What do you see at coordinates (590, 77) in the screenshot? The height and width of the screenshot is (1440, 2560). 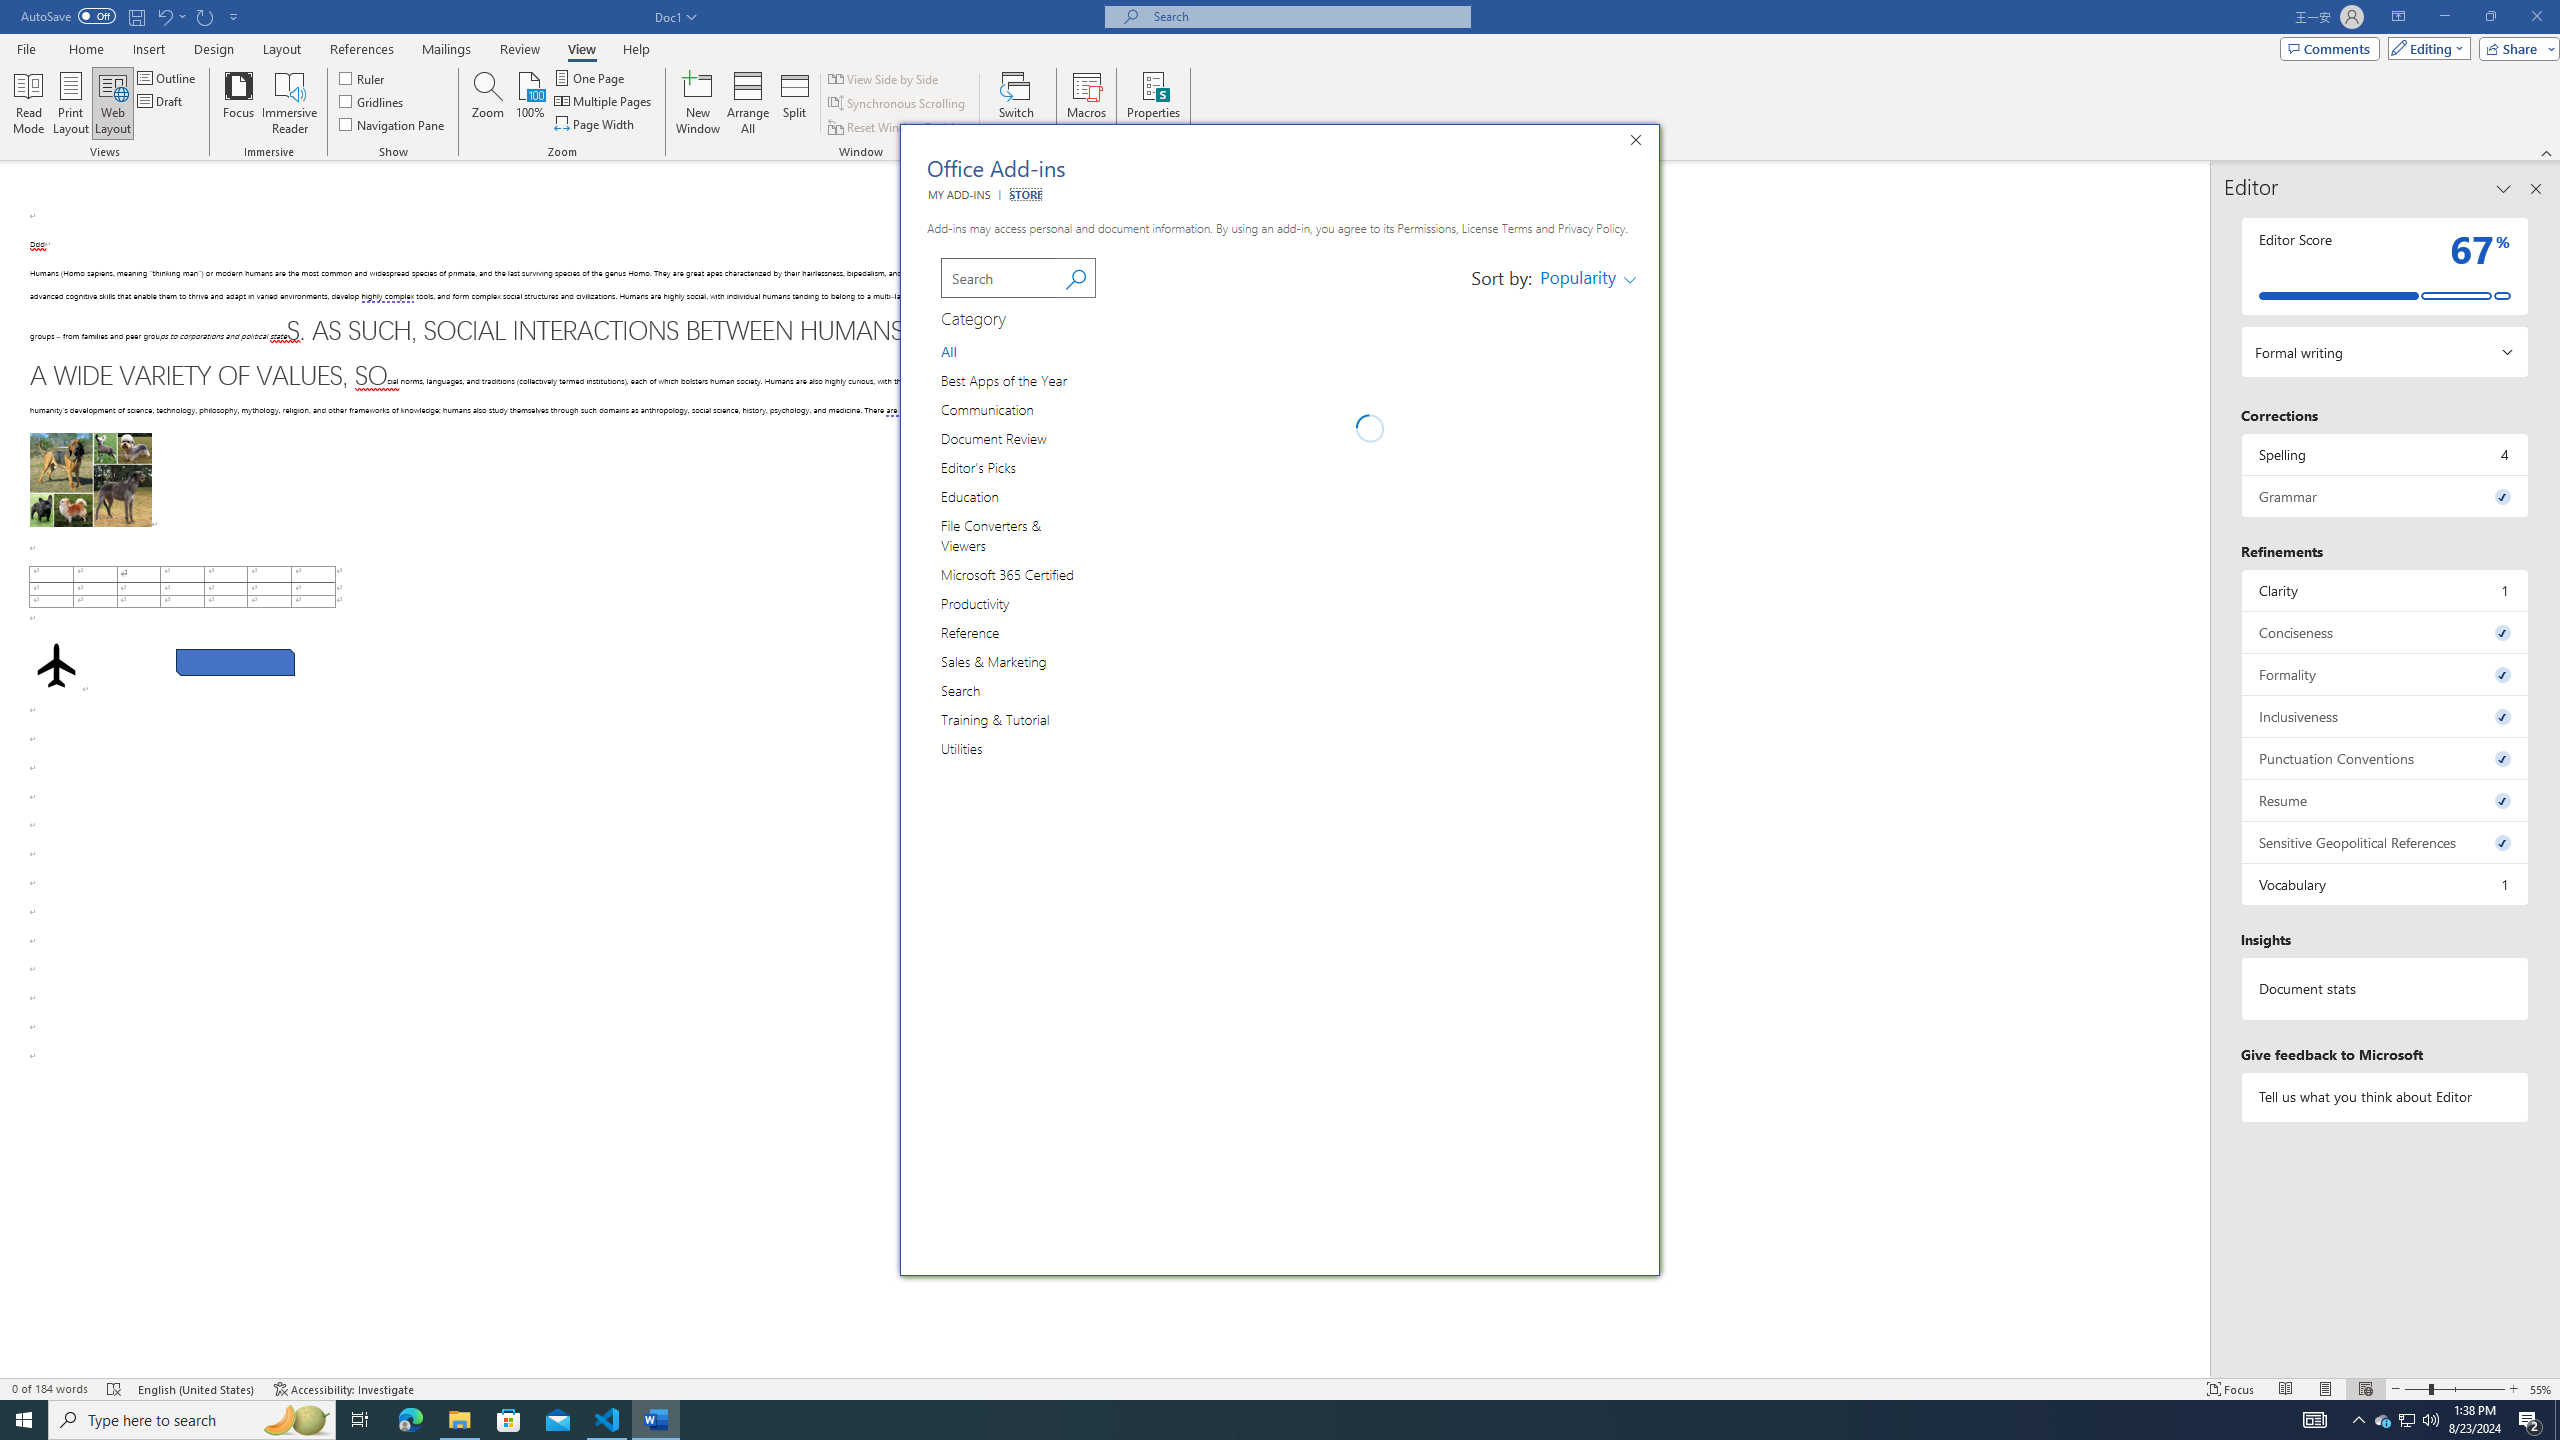 I see `'One Page'` at bounding box center [590, 77].